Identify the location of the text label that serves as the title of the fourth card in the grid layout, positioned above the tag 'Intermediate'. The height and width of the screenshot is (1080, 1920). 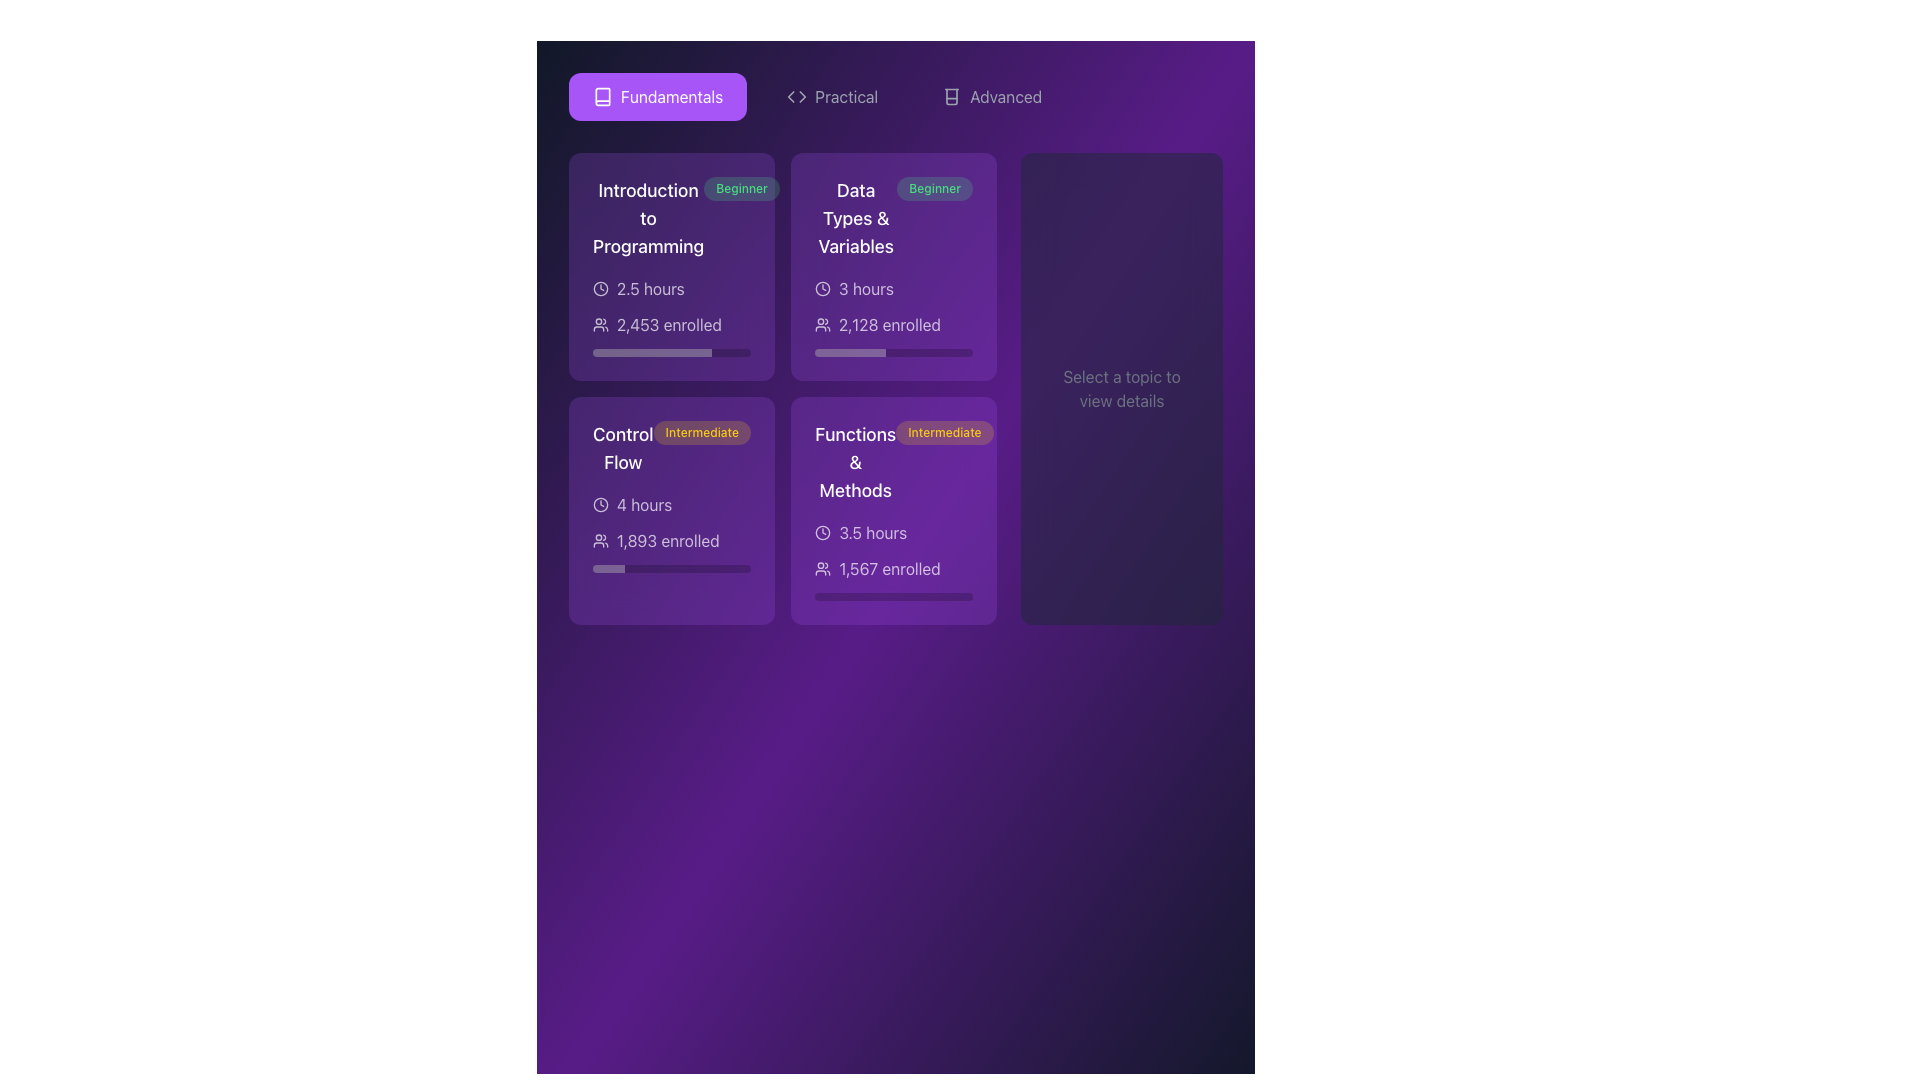
(855, 462).